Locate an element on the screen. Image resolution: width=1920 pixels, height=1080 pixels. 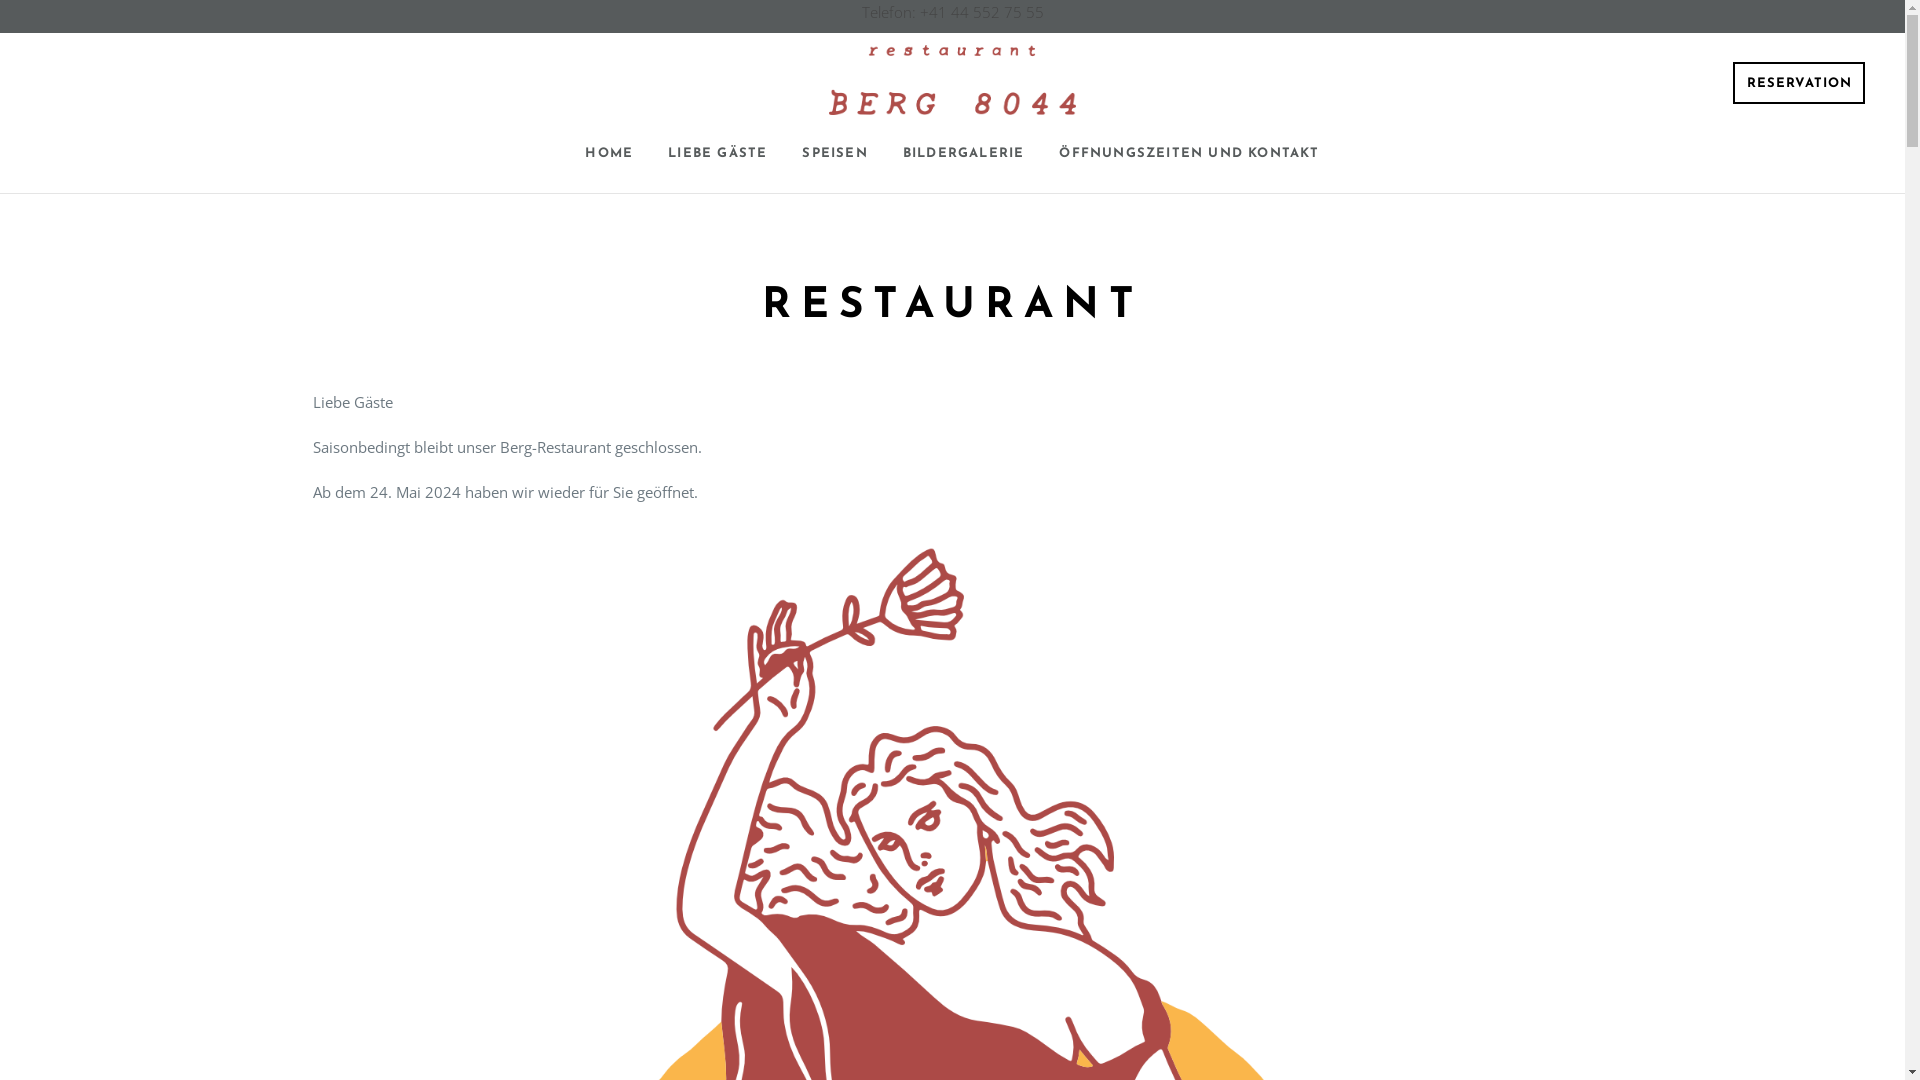
'Telefon: +41 44 552 75 55' is located at coordinates (862, 11).